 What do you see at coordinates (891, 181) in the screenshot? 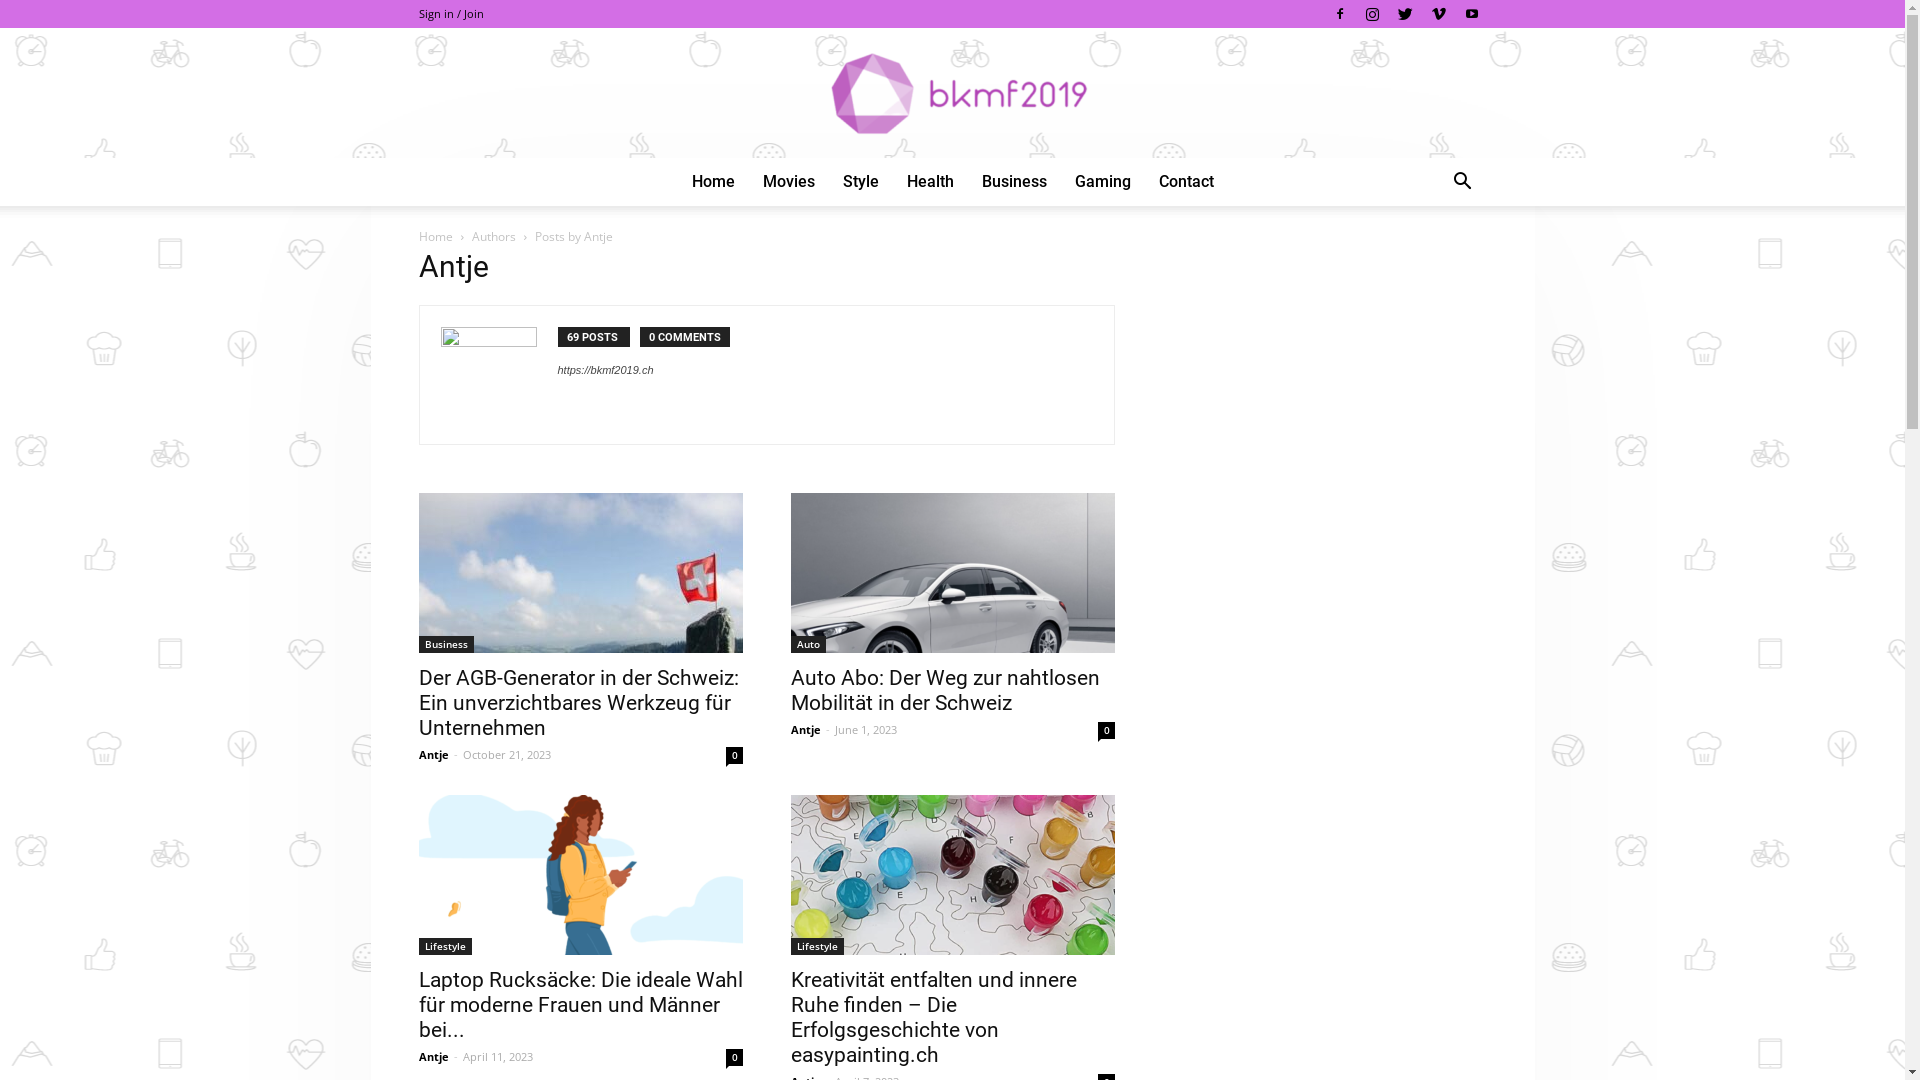
I see `'Health'` at bounding box center [891, 181].